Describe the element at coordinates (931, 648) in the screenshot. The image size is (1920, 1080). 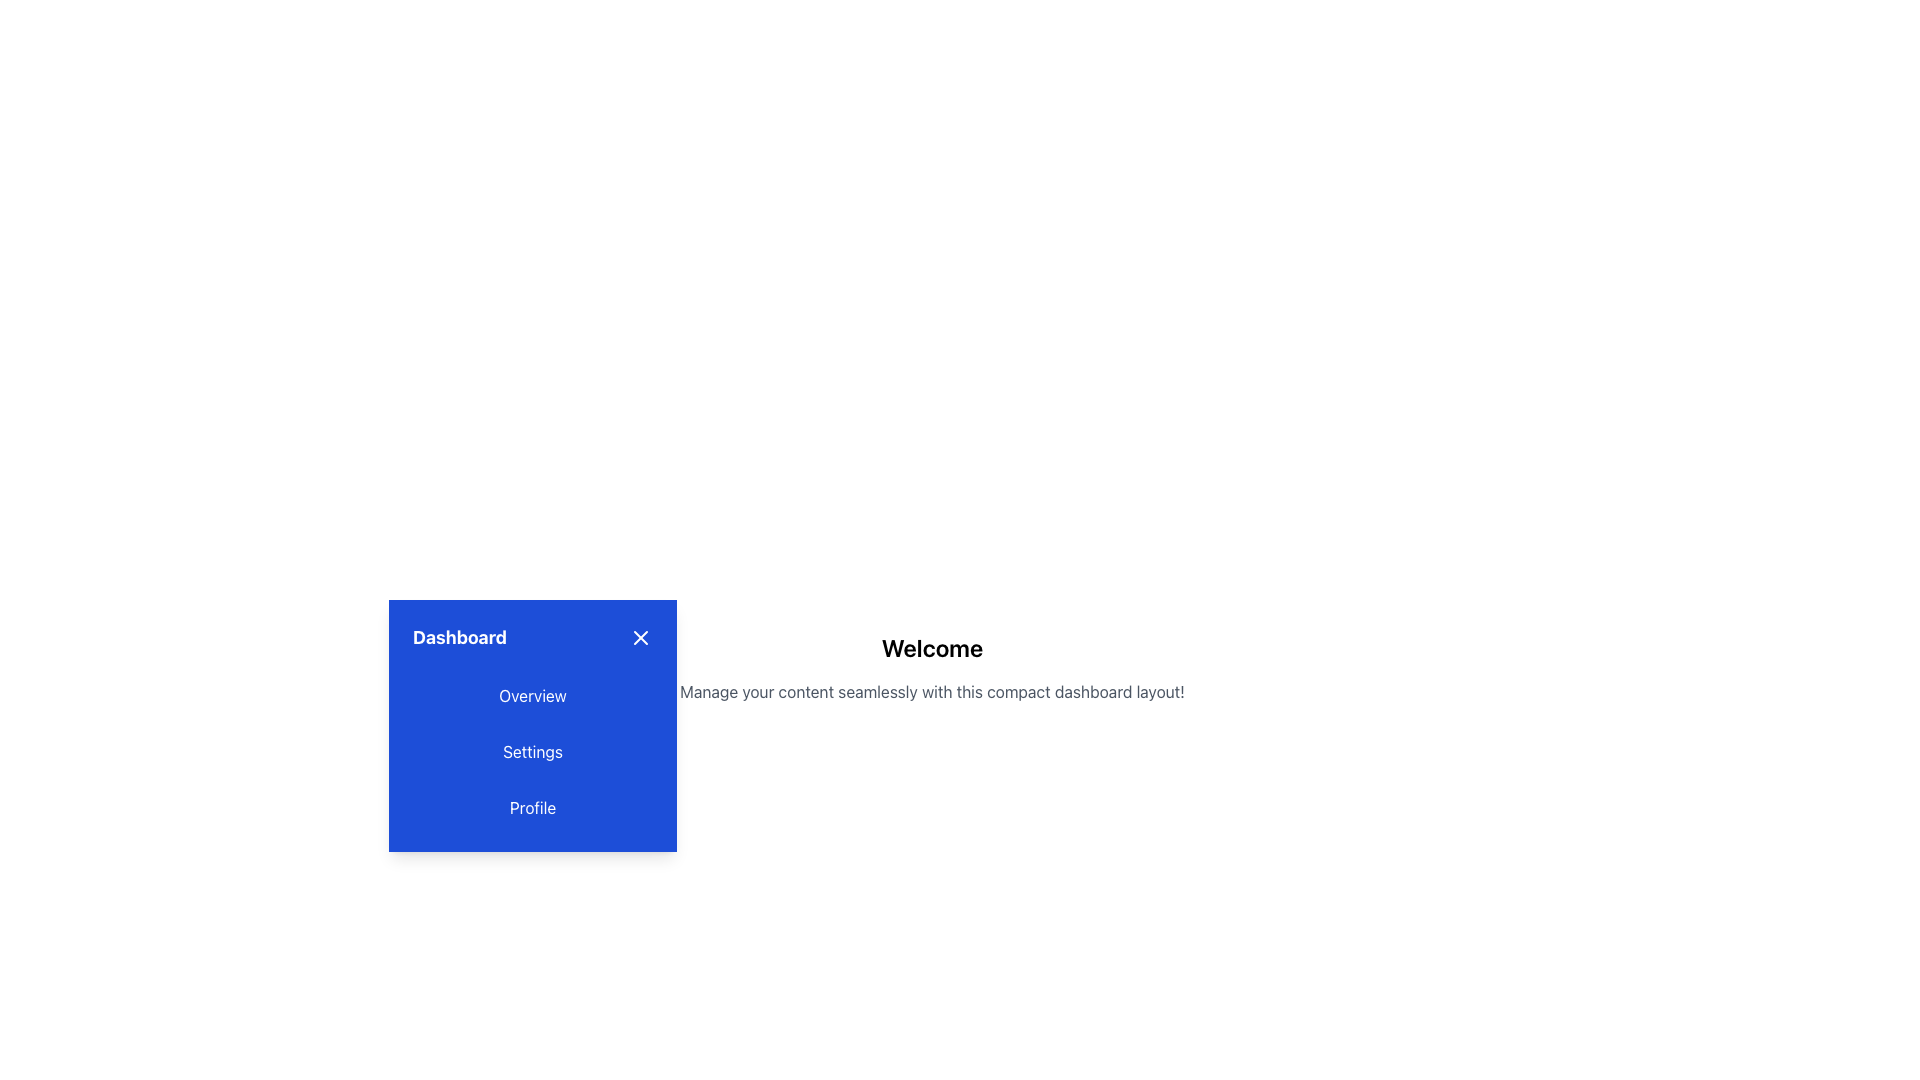
I see `the welcoming header text located in the overview section, positioned above the content management description` at that location.